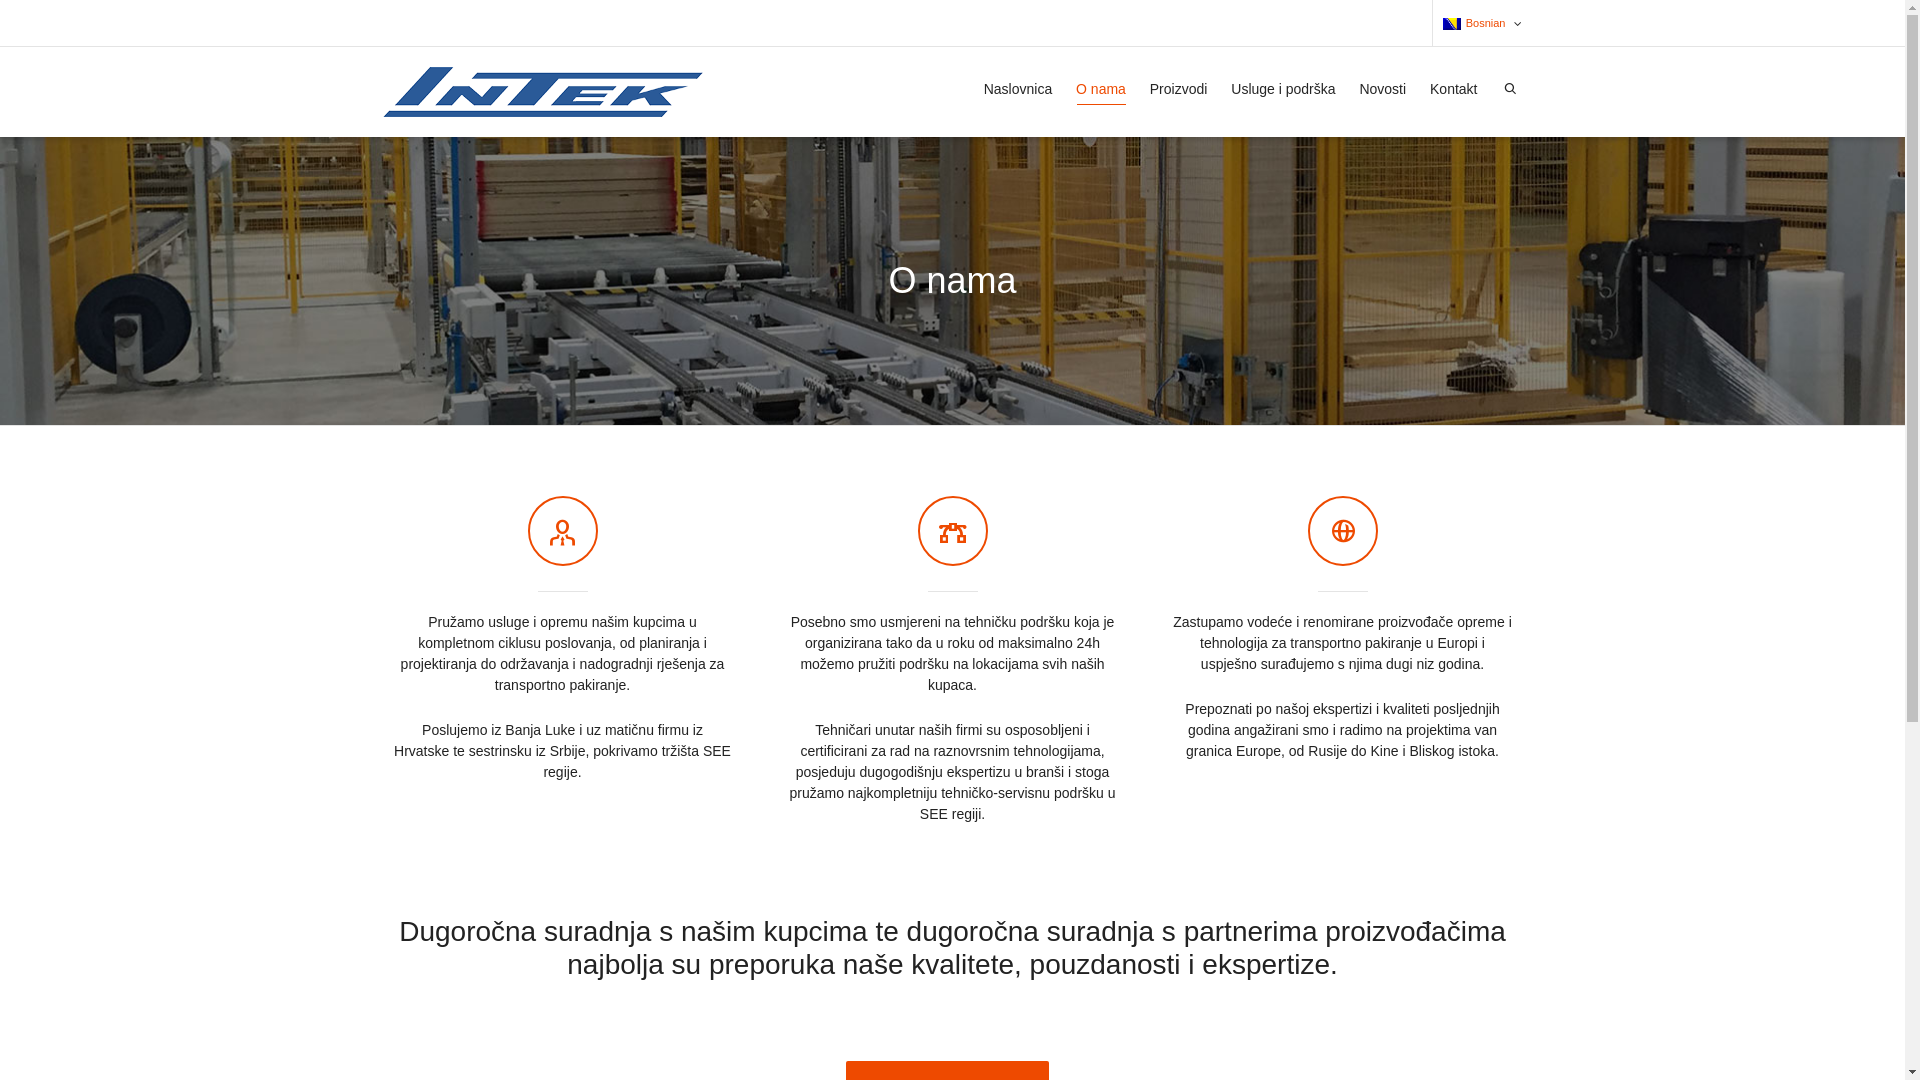 Image resolution: width=1920 pixels, height=1080 pixels. Describe the element at coordinates (1453, 88) in the screenshot. I see `'Kontakt'` at that location.